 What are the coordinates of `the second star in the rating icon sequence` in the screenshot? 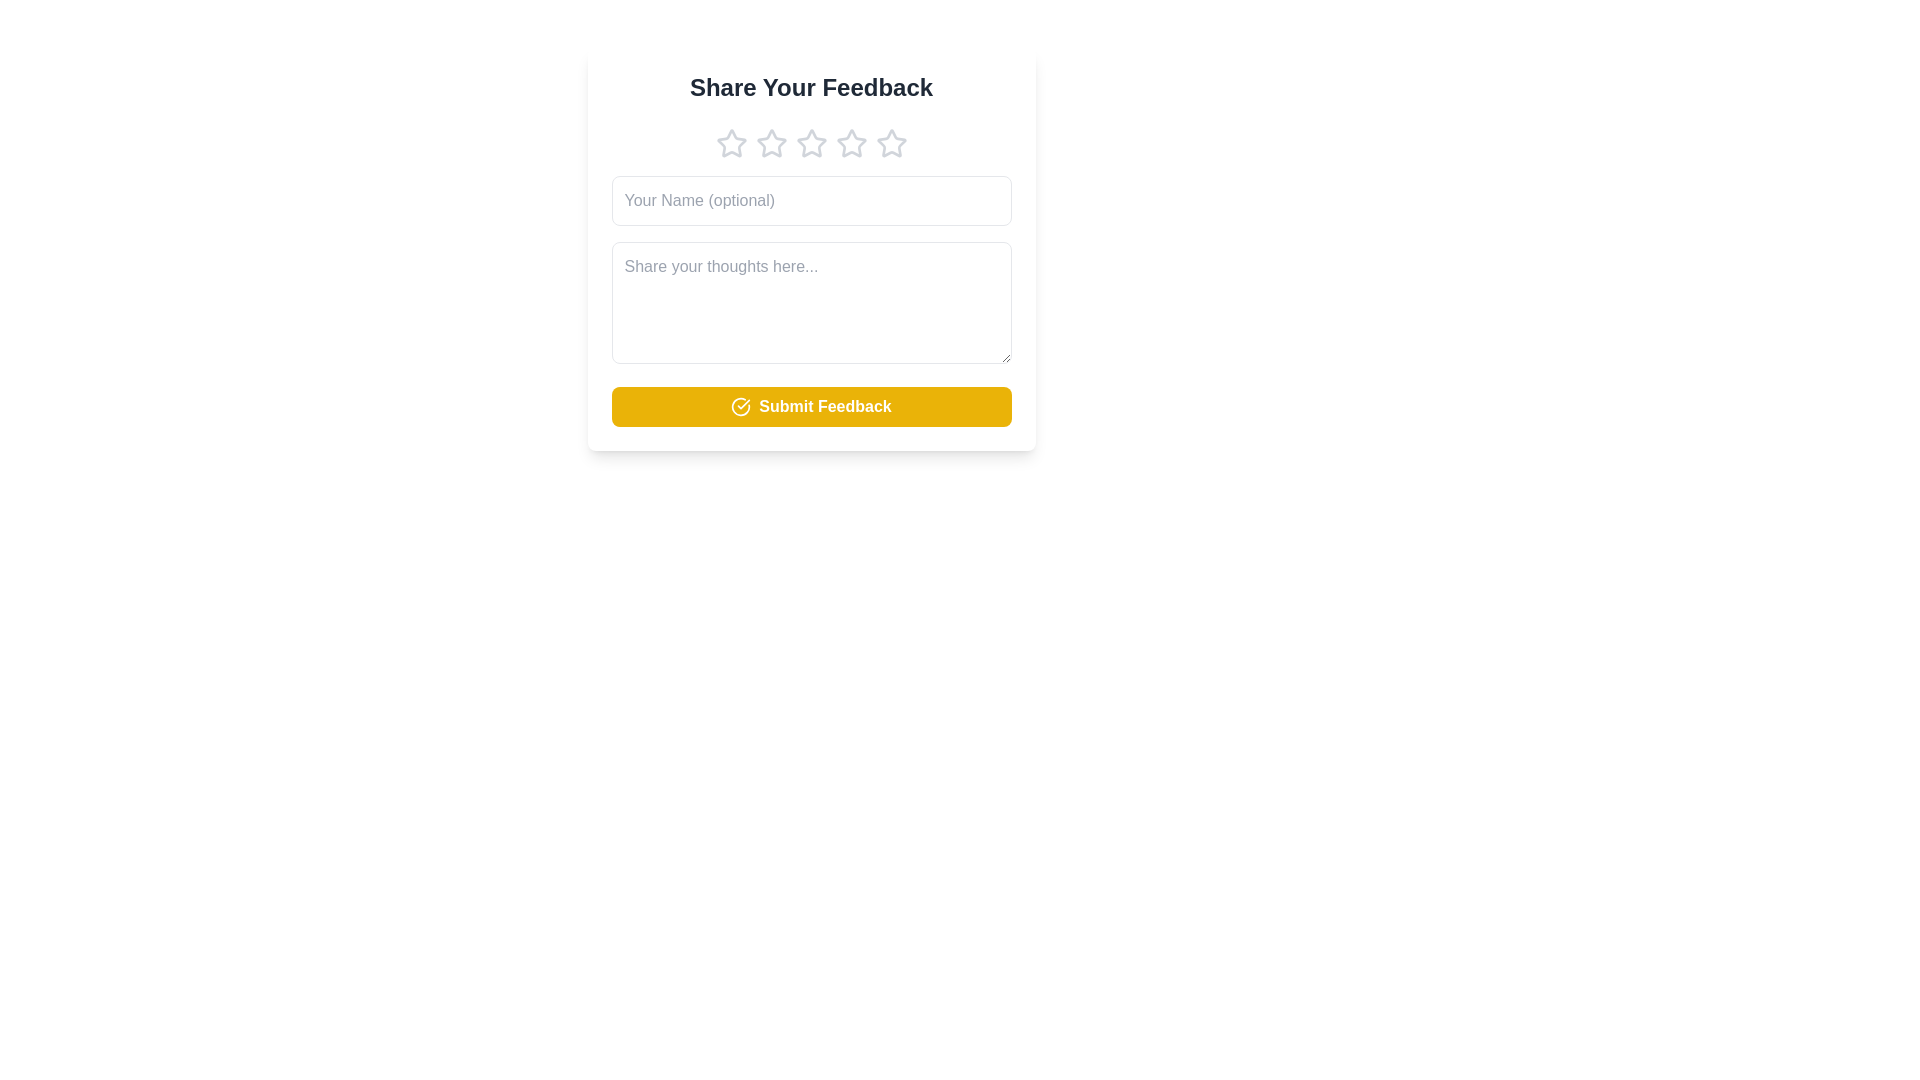 It's located at (770, 142).